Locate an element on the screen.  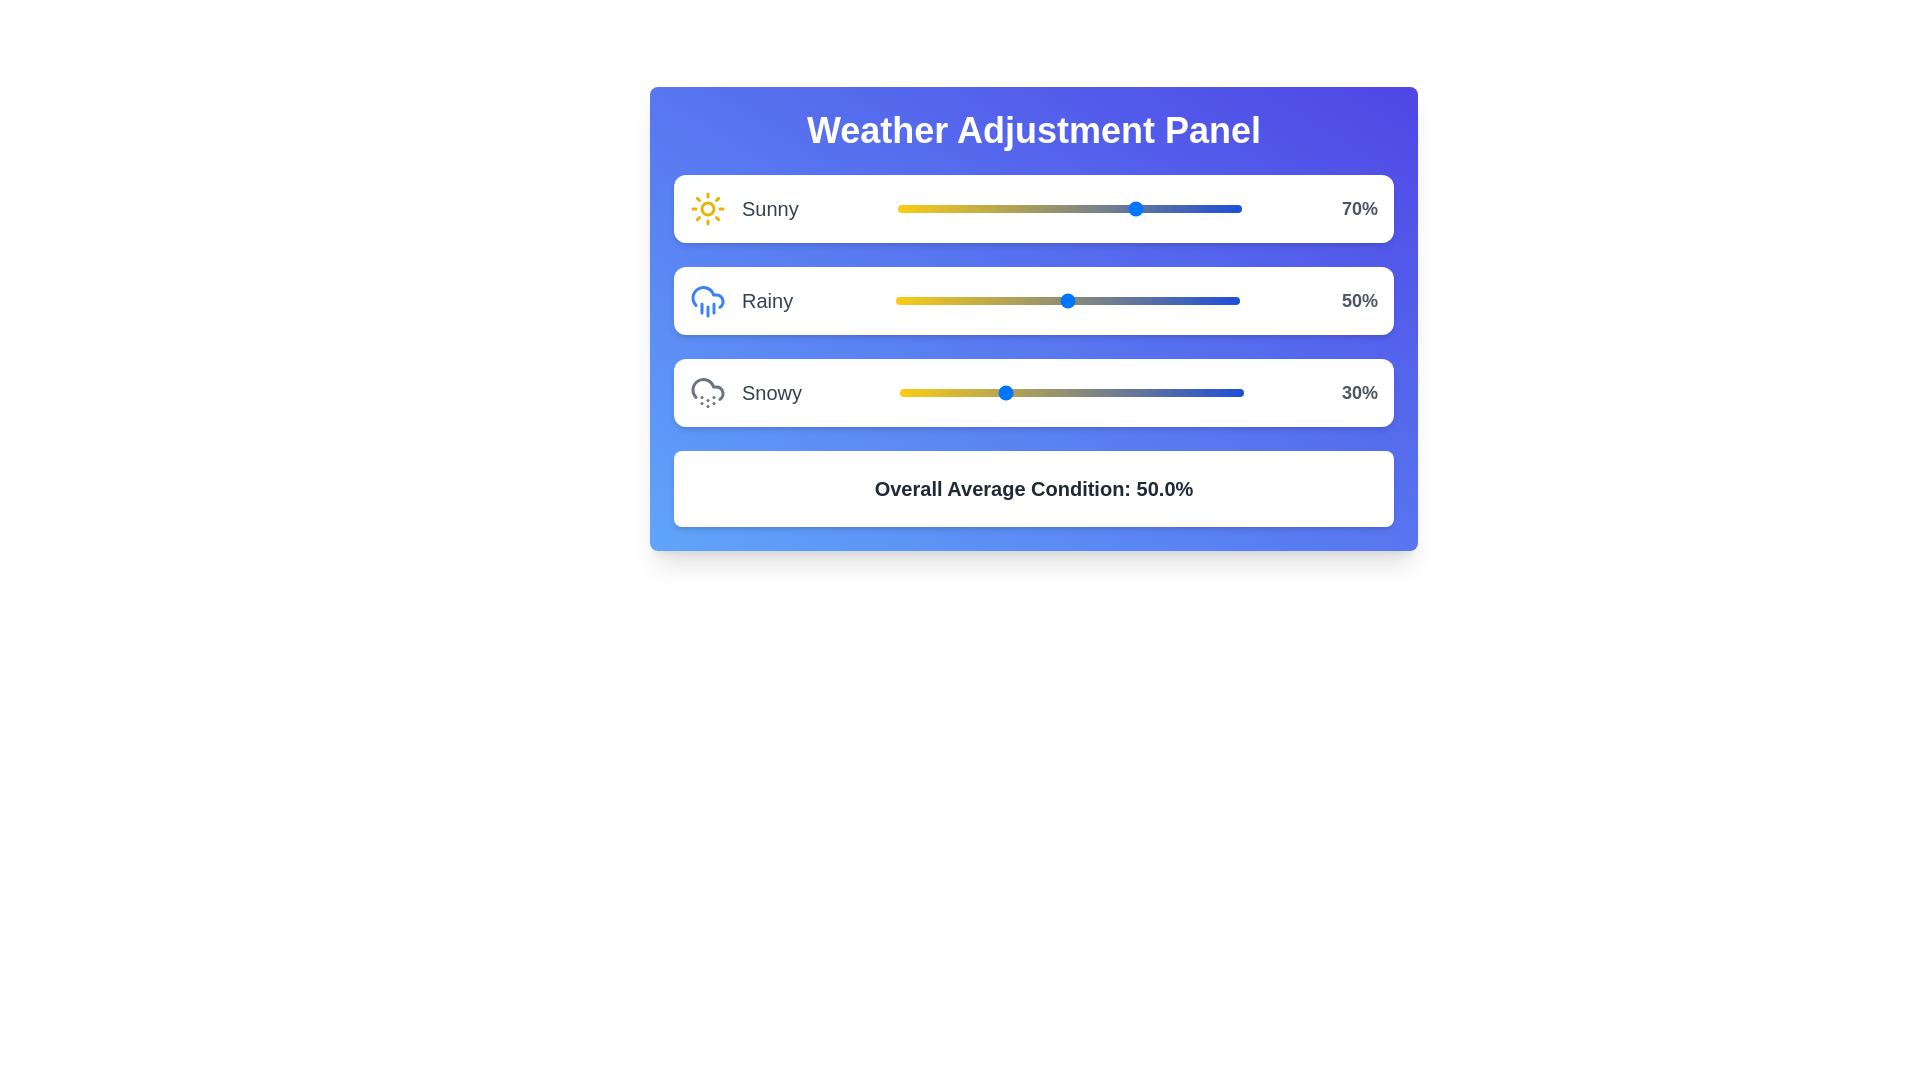
the value of the slider is located at coordinates (1144, 393).